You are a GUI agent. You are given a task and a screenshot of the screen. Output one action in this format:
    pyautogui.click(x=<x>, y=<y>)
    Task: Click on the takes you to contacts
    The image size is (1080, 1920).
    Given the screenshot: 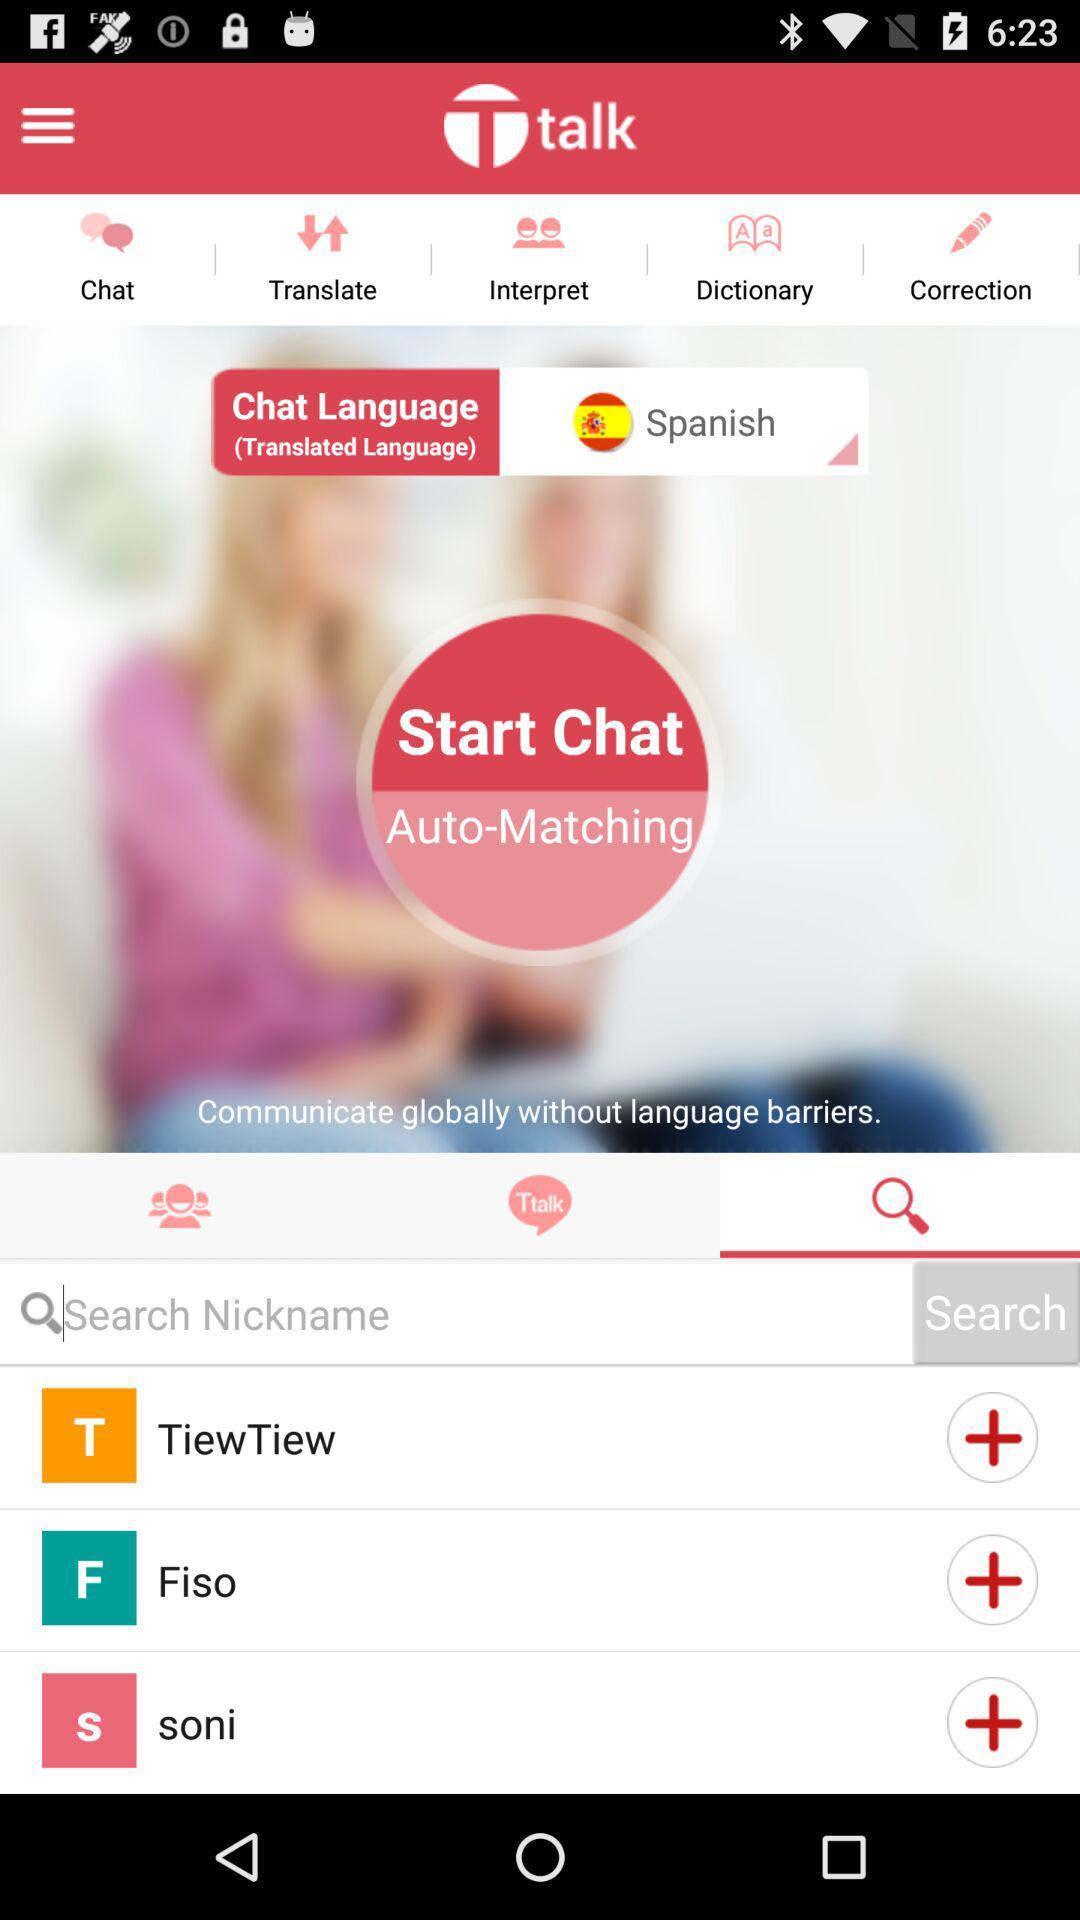 What is the action you would take?
    pyautogui.click(x=180, y=1204)
    